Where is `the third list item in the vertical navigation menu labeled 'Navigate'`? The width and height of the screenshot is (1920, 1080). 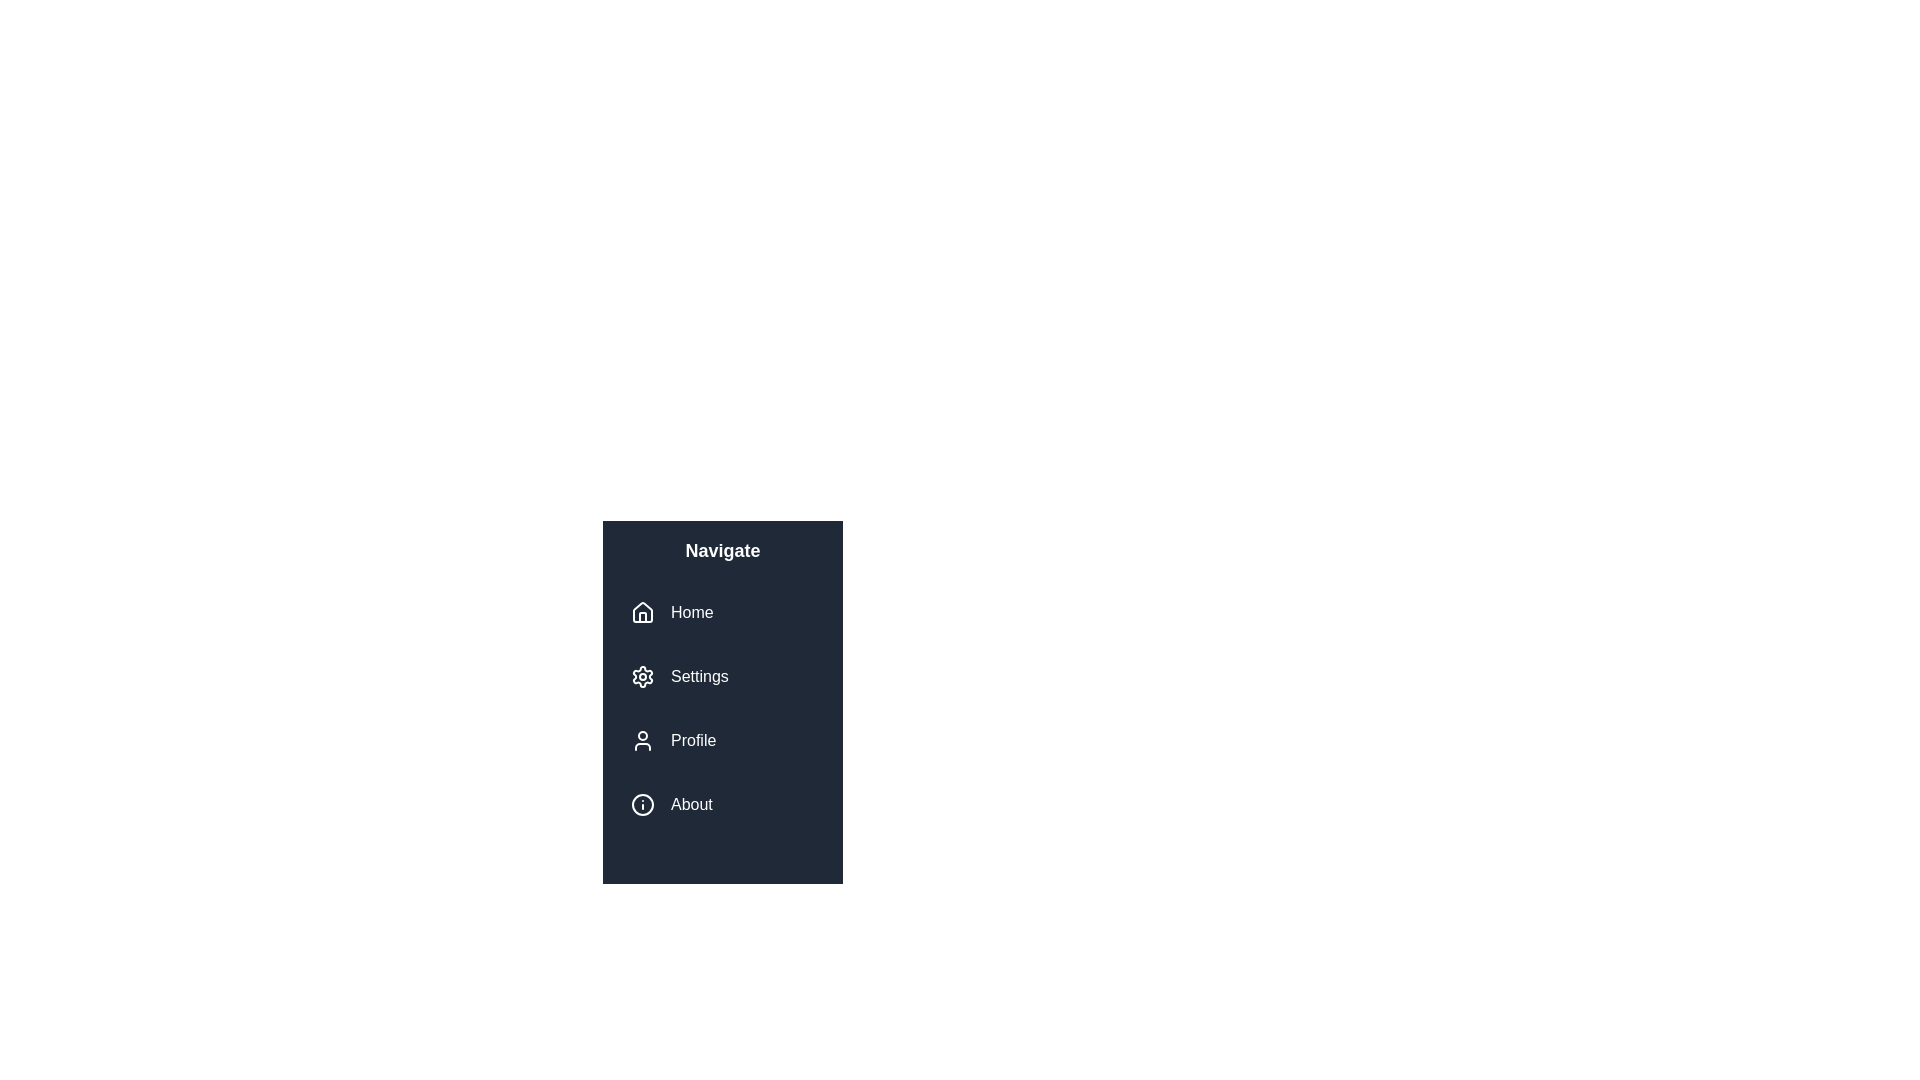
the third list item in the vertical navigation menu labeled 'Navigate' is located at coordinates (722, 740).